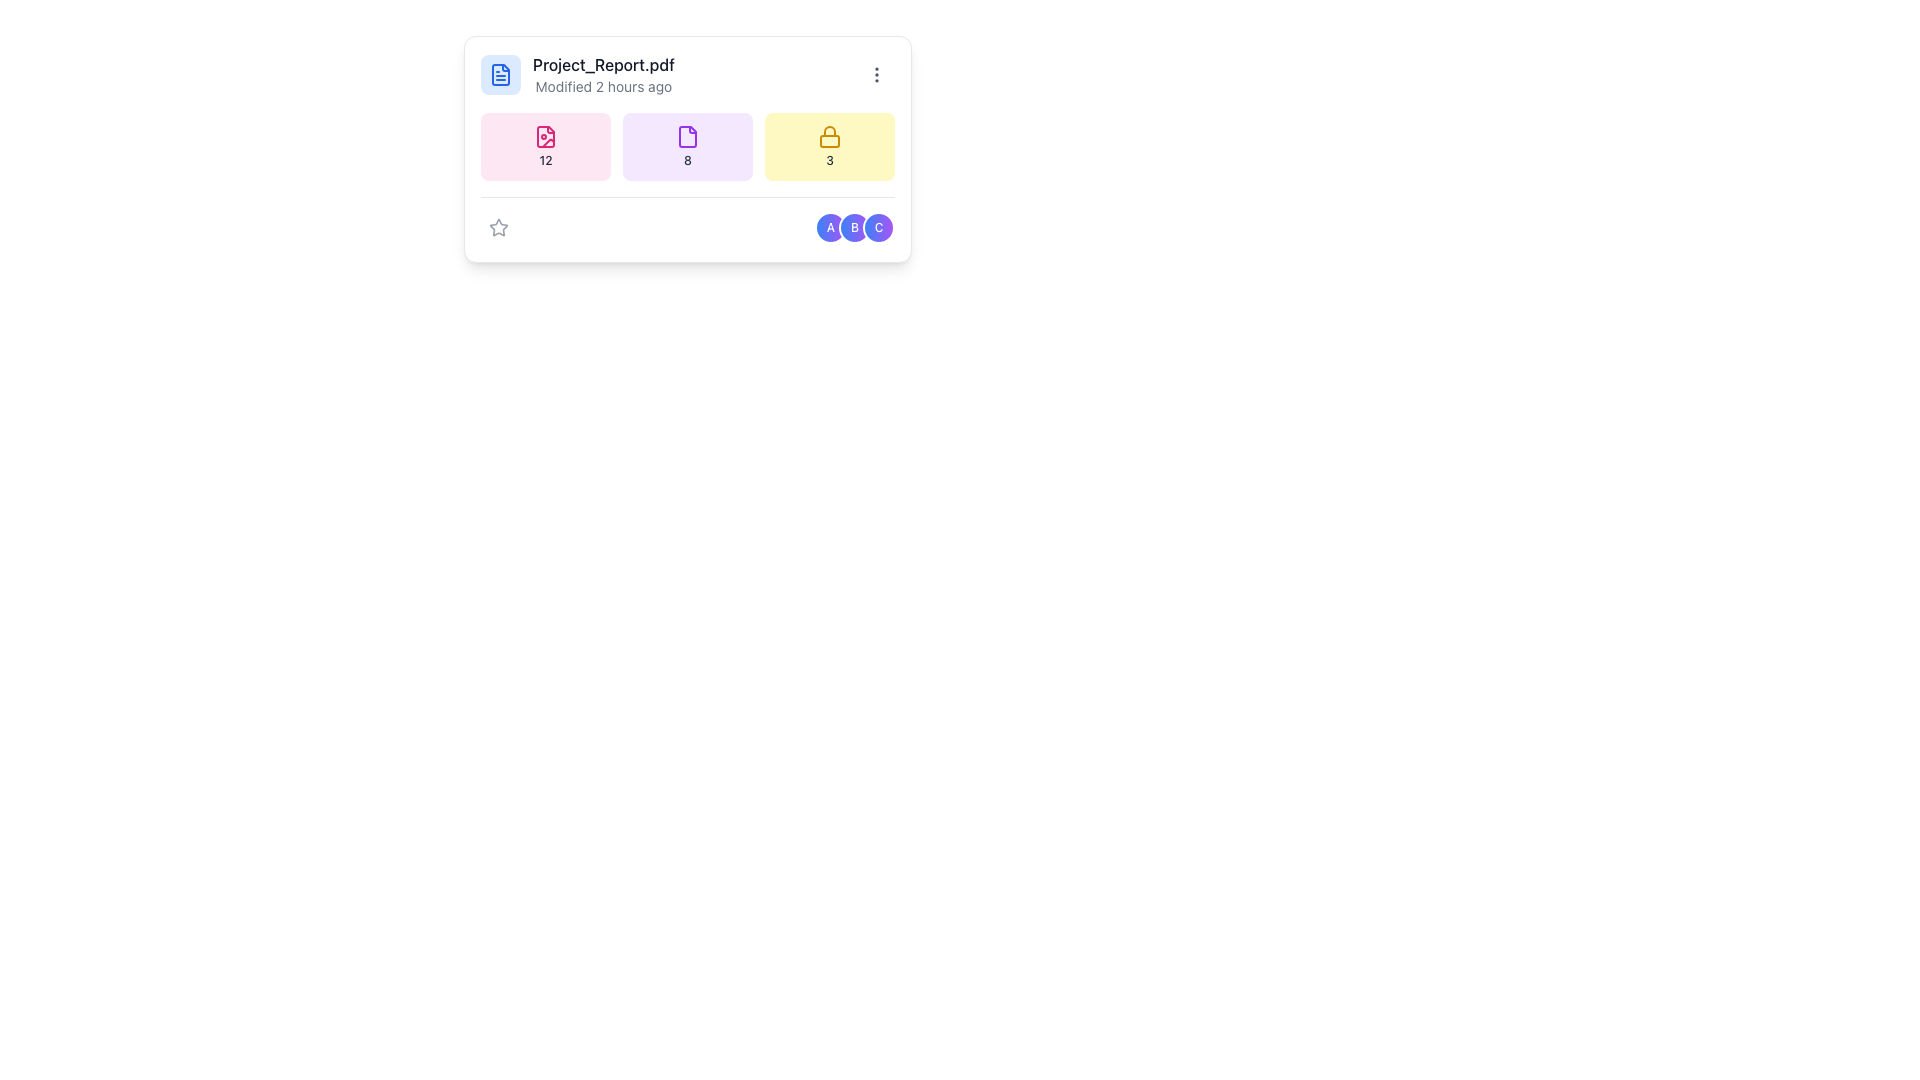 The width and height of the screenshot is (1920, 1080). I want to click on text label displaying 'Project_Report.pdf', which is a bold dark gray text positioned at the top-left of a card-like UI component, so click(602, 64).